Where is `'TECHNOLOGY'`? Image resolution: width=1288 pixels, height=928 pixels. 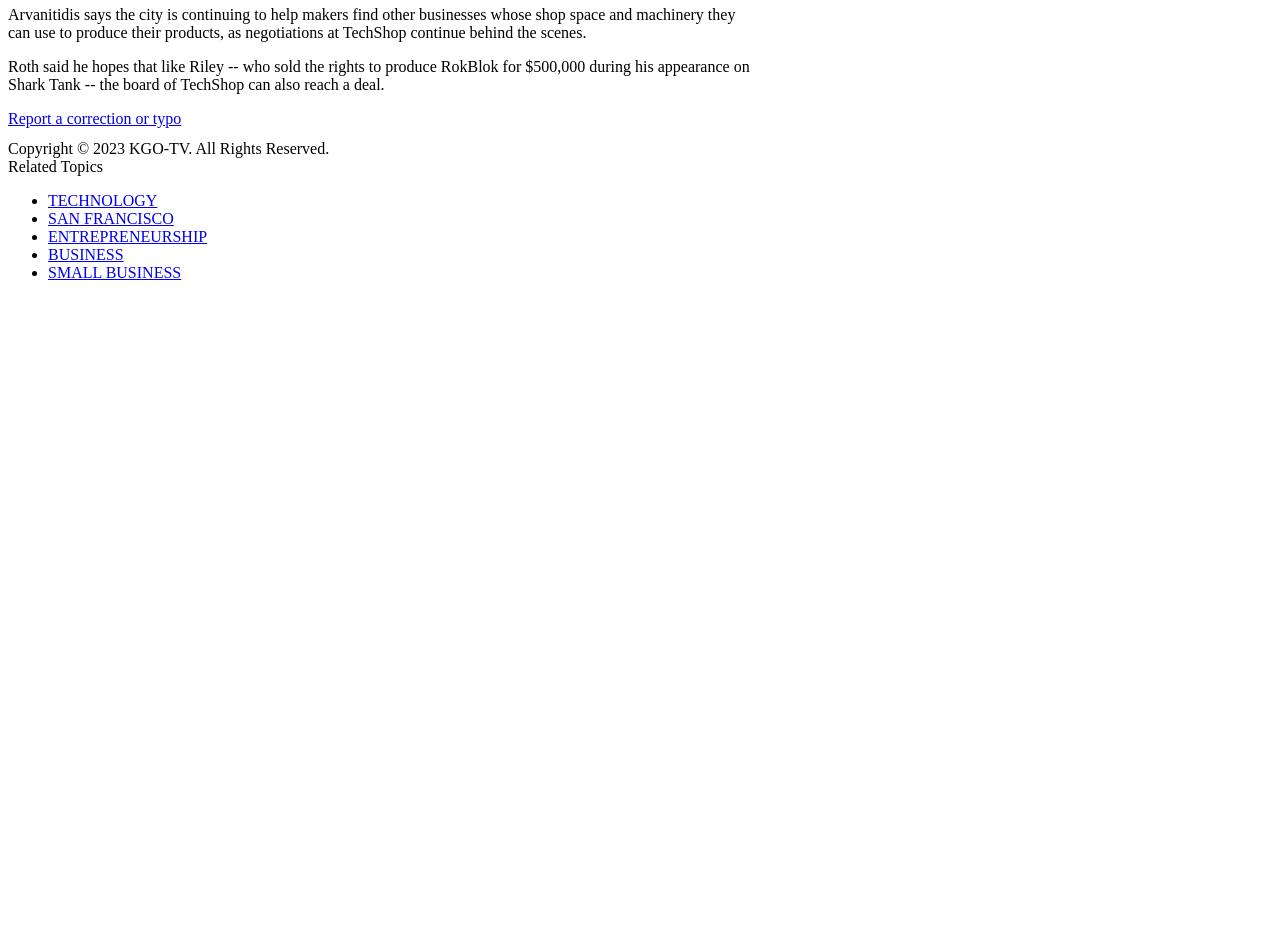
'TECHNOLOGY' is located at coordinates (48, 200).